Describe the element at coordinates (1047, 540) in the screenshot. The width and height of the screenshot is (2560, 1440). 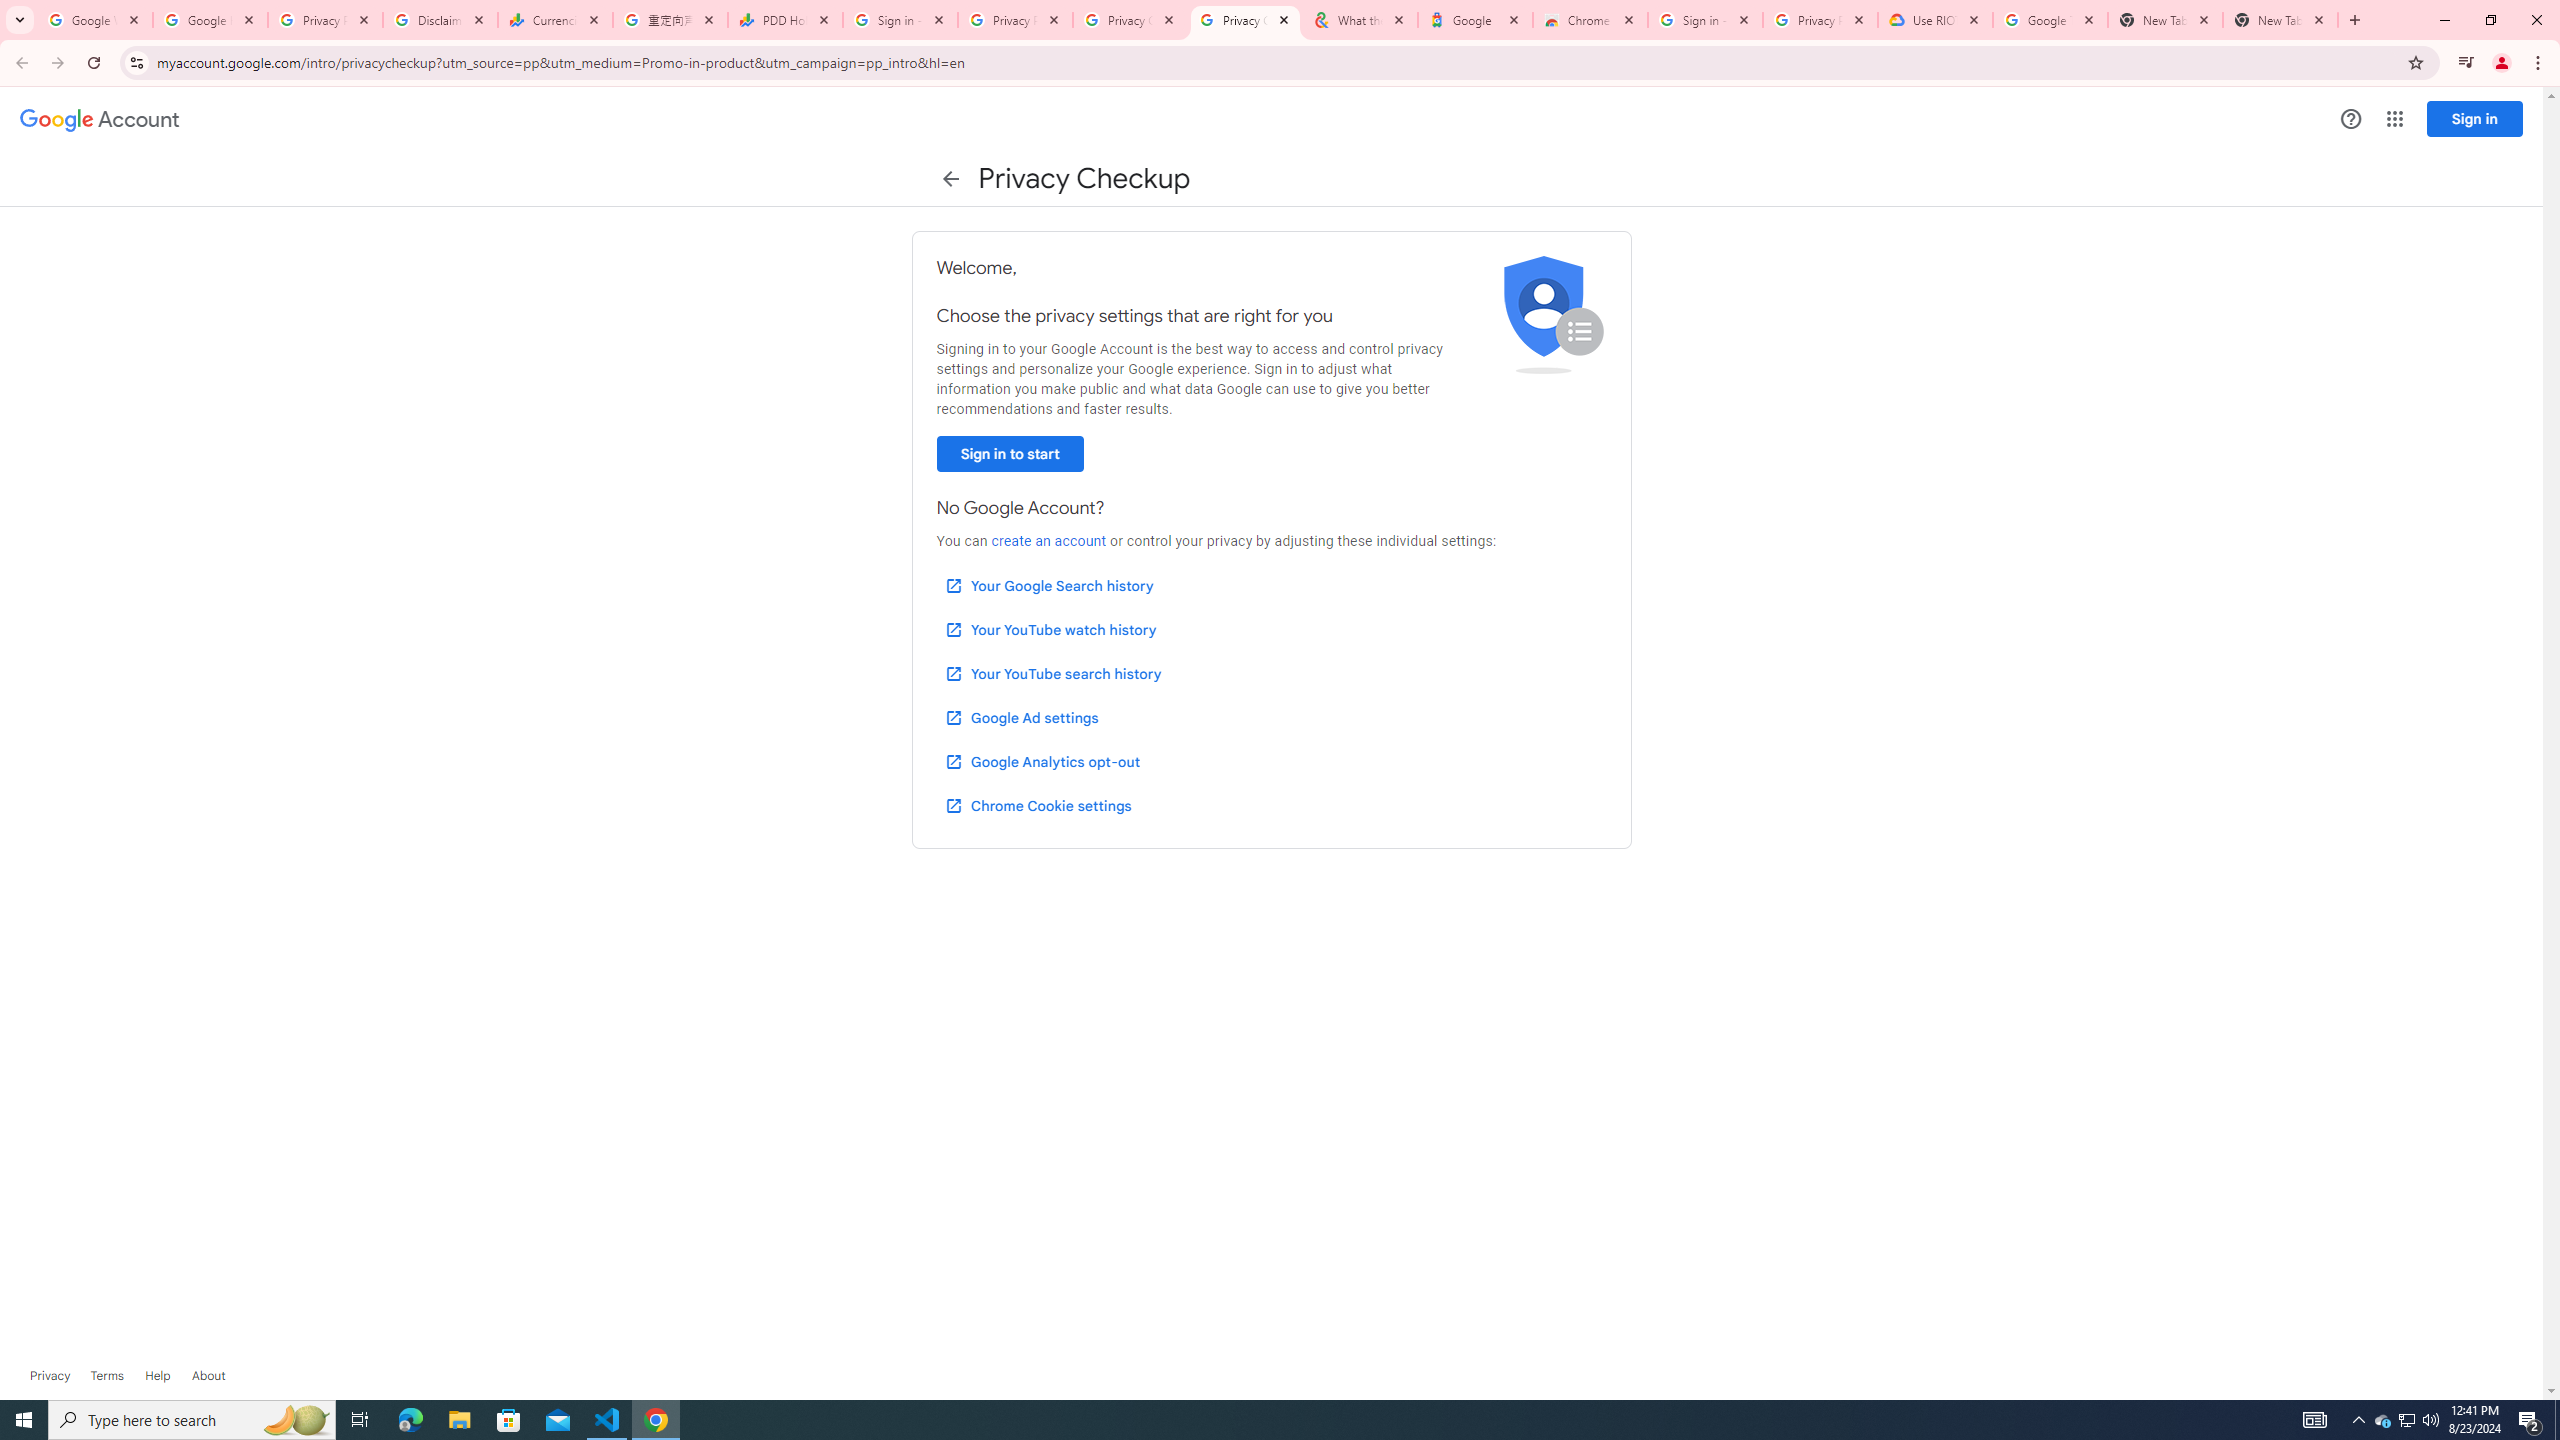
I see `'create an account'` at that location.